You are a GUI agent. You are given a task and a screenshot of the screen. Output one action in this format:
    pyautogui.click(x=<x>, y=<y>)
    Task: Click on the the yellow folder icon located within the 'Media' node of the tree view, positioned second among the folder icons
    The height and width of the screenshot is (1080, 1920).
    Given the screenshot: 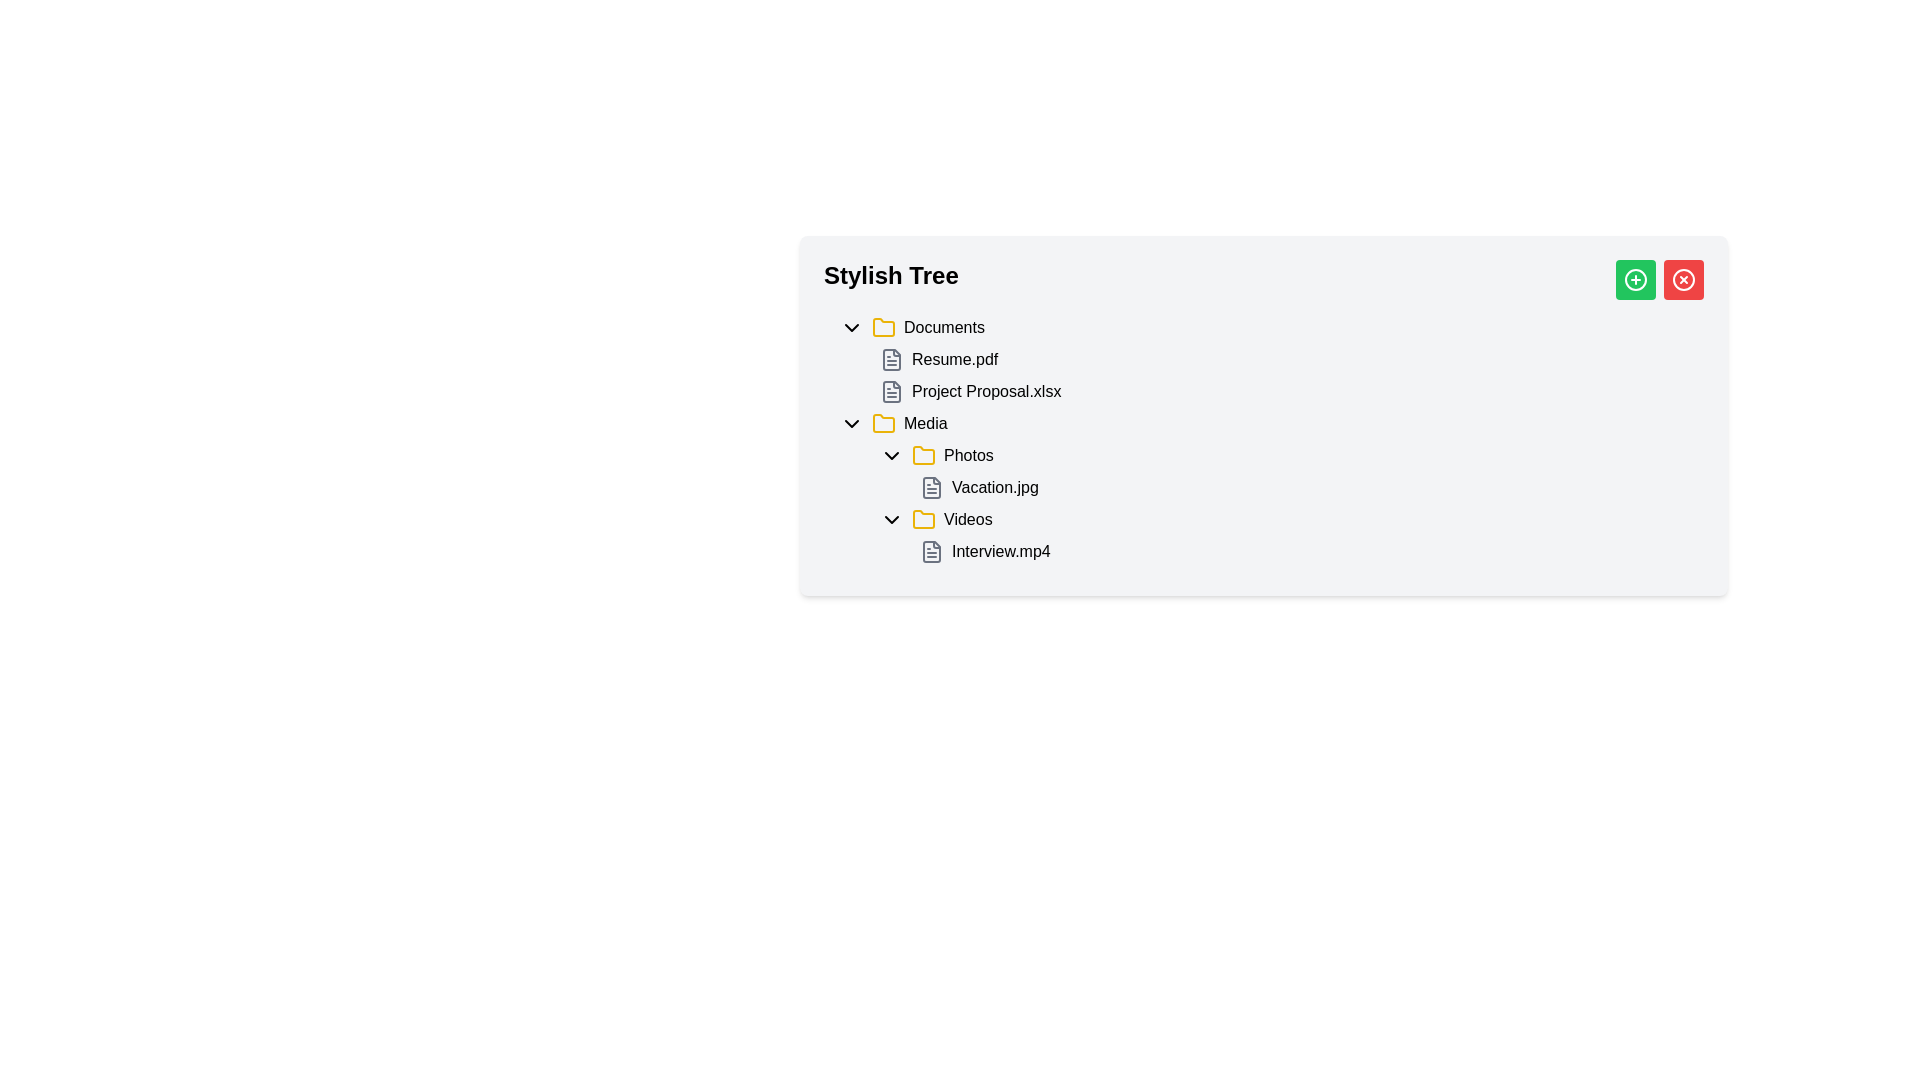 What is the action you would take?
    pyautogui.click(x=923, y=518)
    